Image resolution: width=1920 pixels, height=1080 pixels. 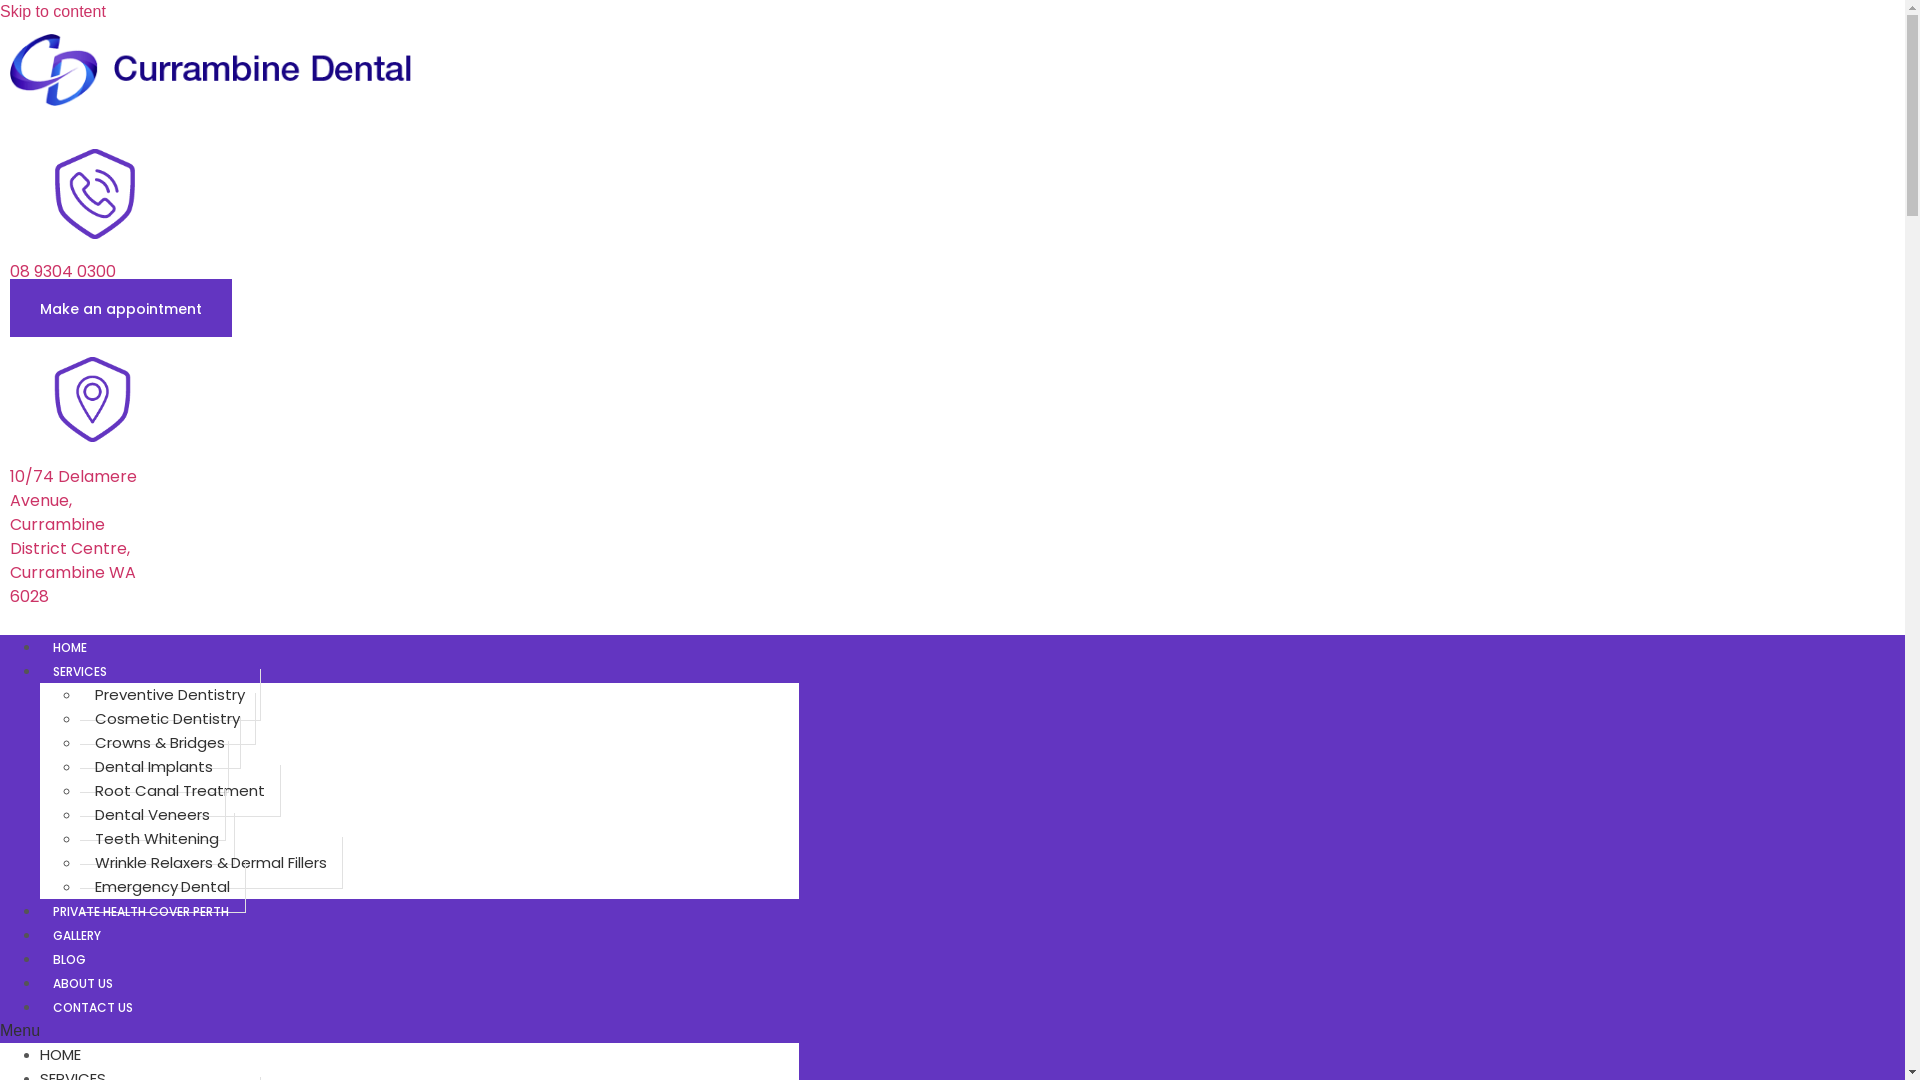 I want to click on 'Crowns & Bridges', so click(x=160, y=743).